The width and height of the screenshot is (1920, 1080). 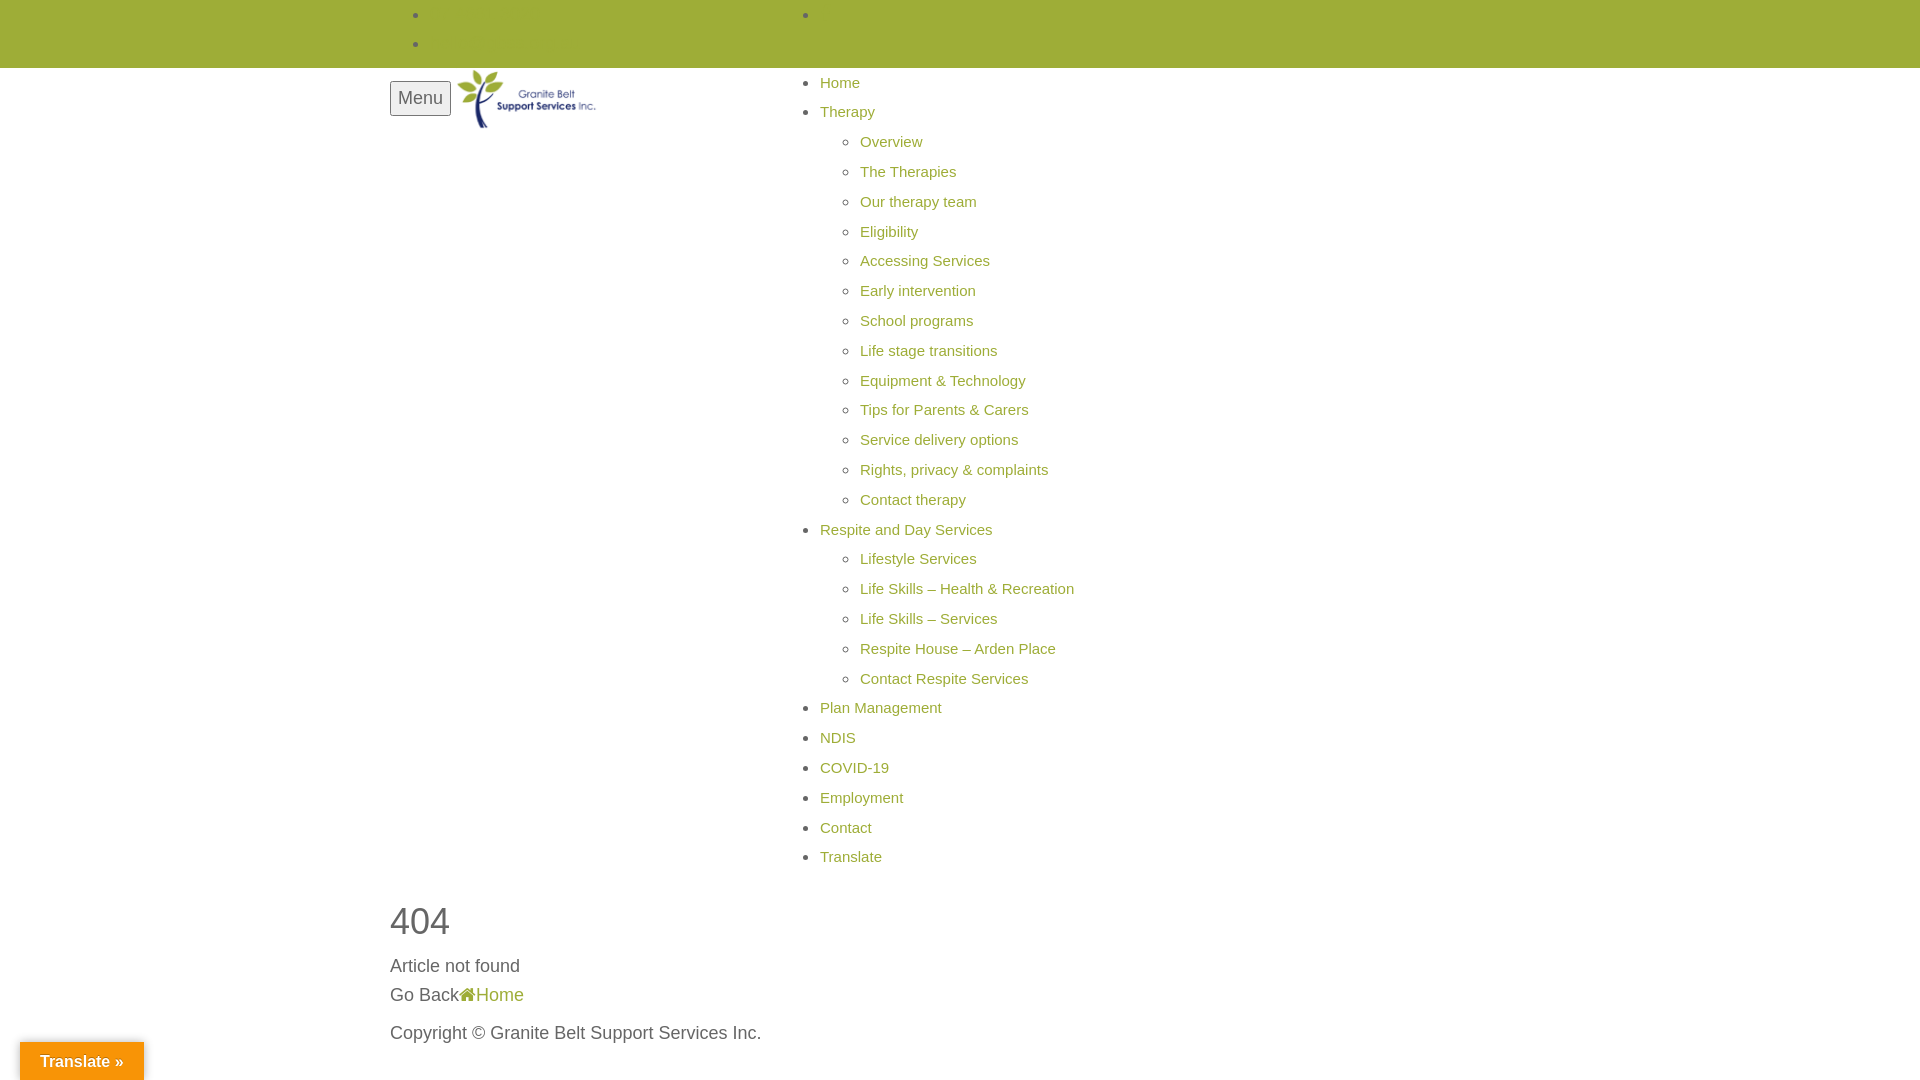 What do you see at coordinates (859, 201) in the screenshot?
I see `'Our therapy team'` at bounding box center [859, 201].